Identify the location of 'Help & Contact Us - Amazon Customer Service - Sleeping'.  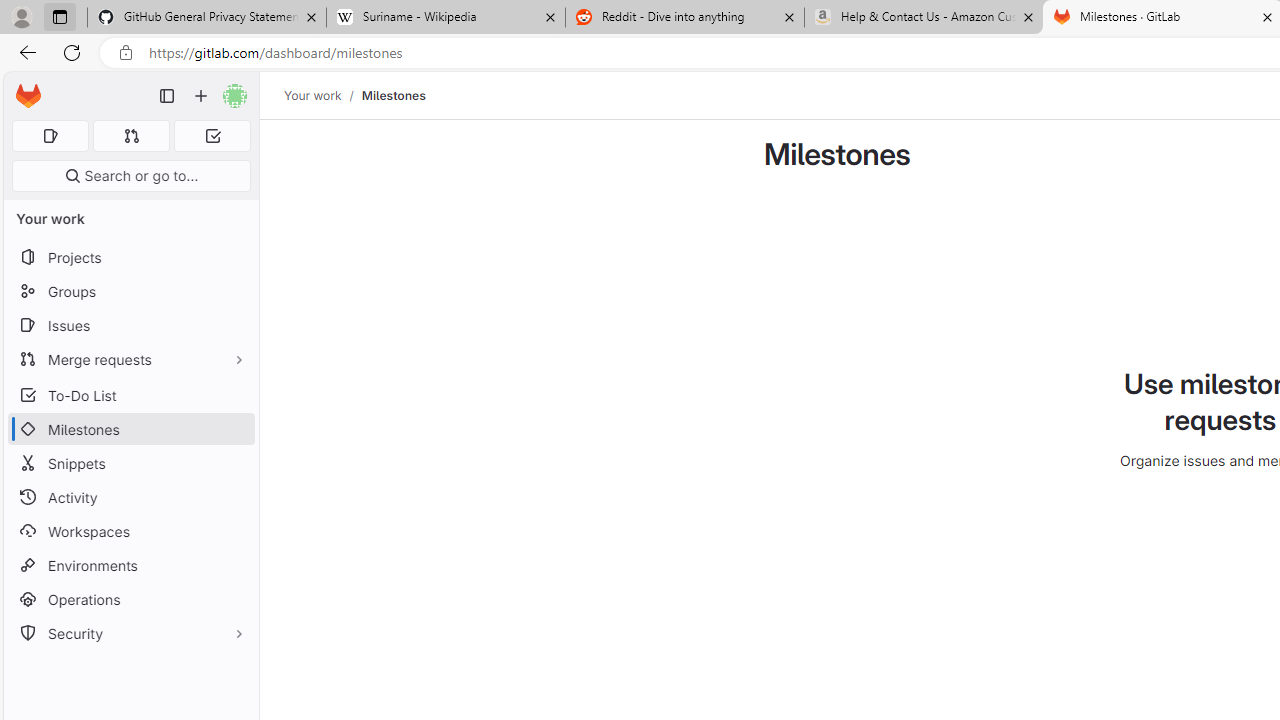
(923, 17).